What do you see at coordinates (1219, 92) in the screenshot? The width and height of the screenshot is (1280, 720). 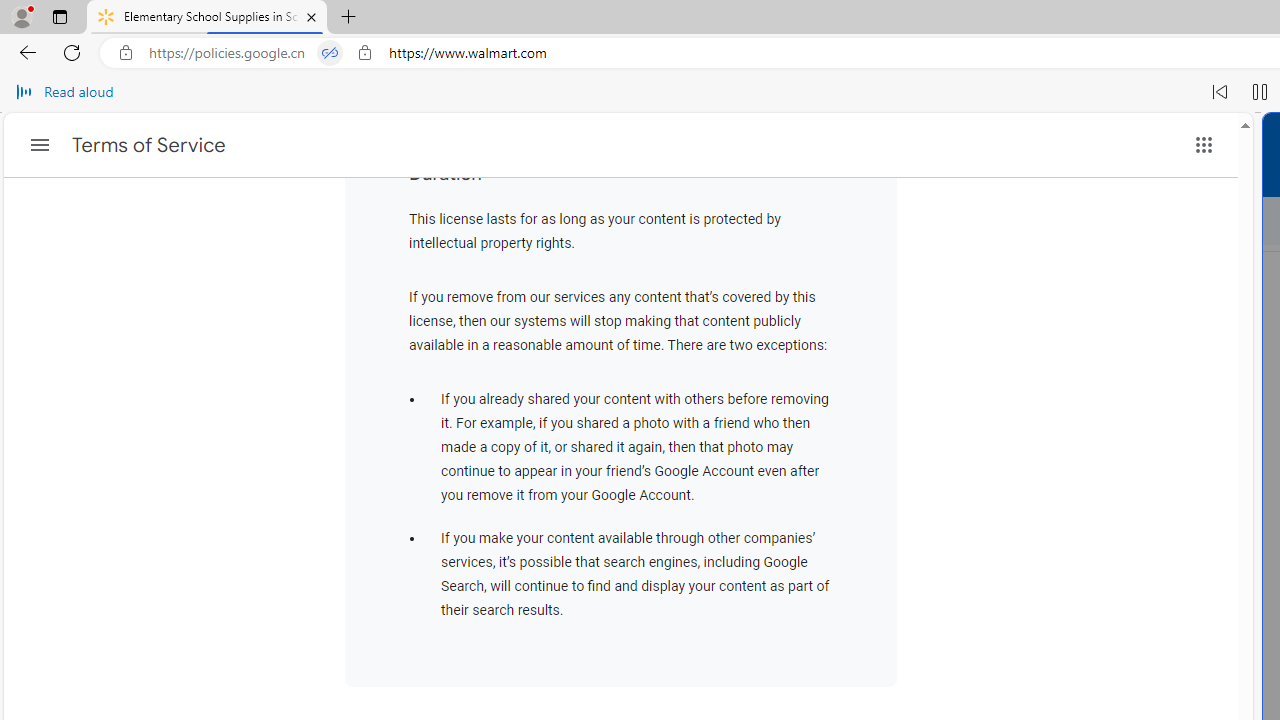 I see `'Read previous paragraph'` at bounding box center [1219, 92].